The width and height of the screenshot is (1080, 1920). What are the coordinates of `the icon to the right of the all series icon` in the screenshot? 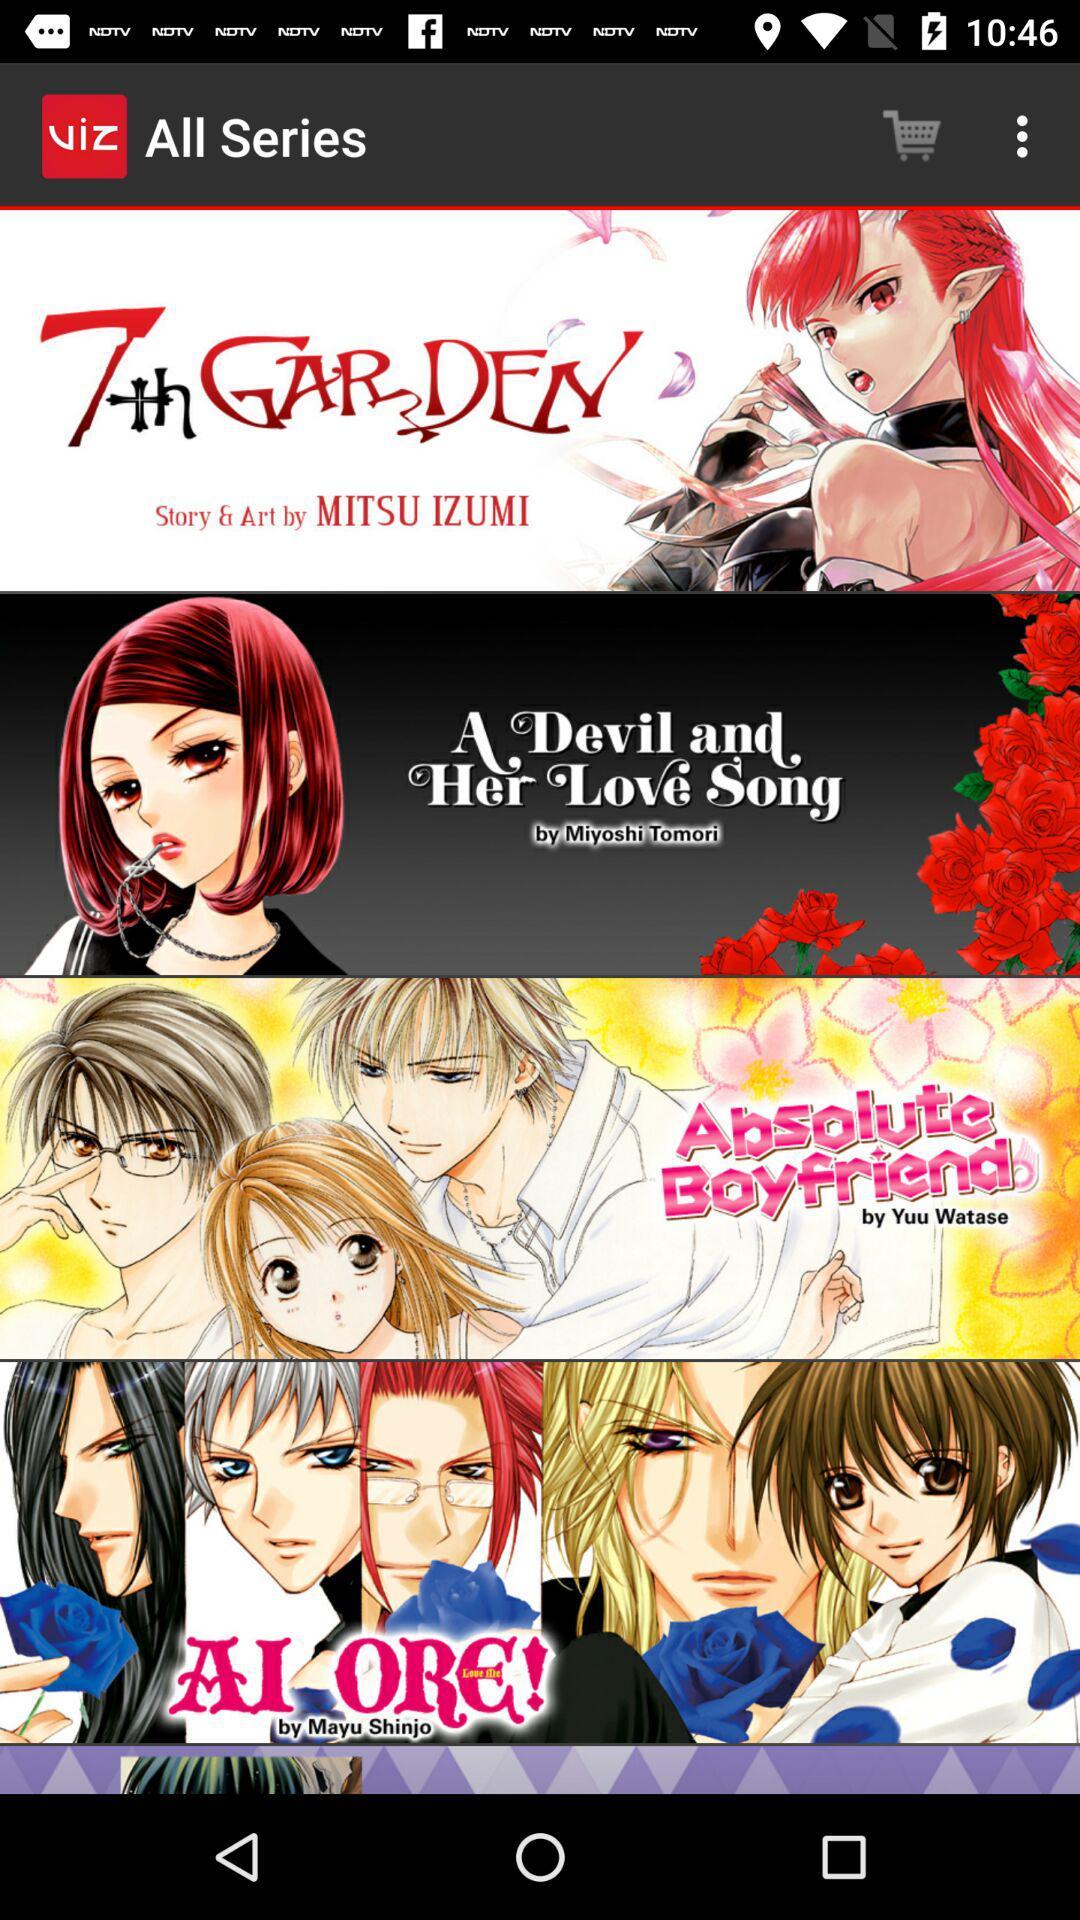 It's located at (911, 135).